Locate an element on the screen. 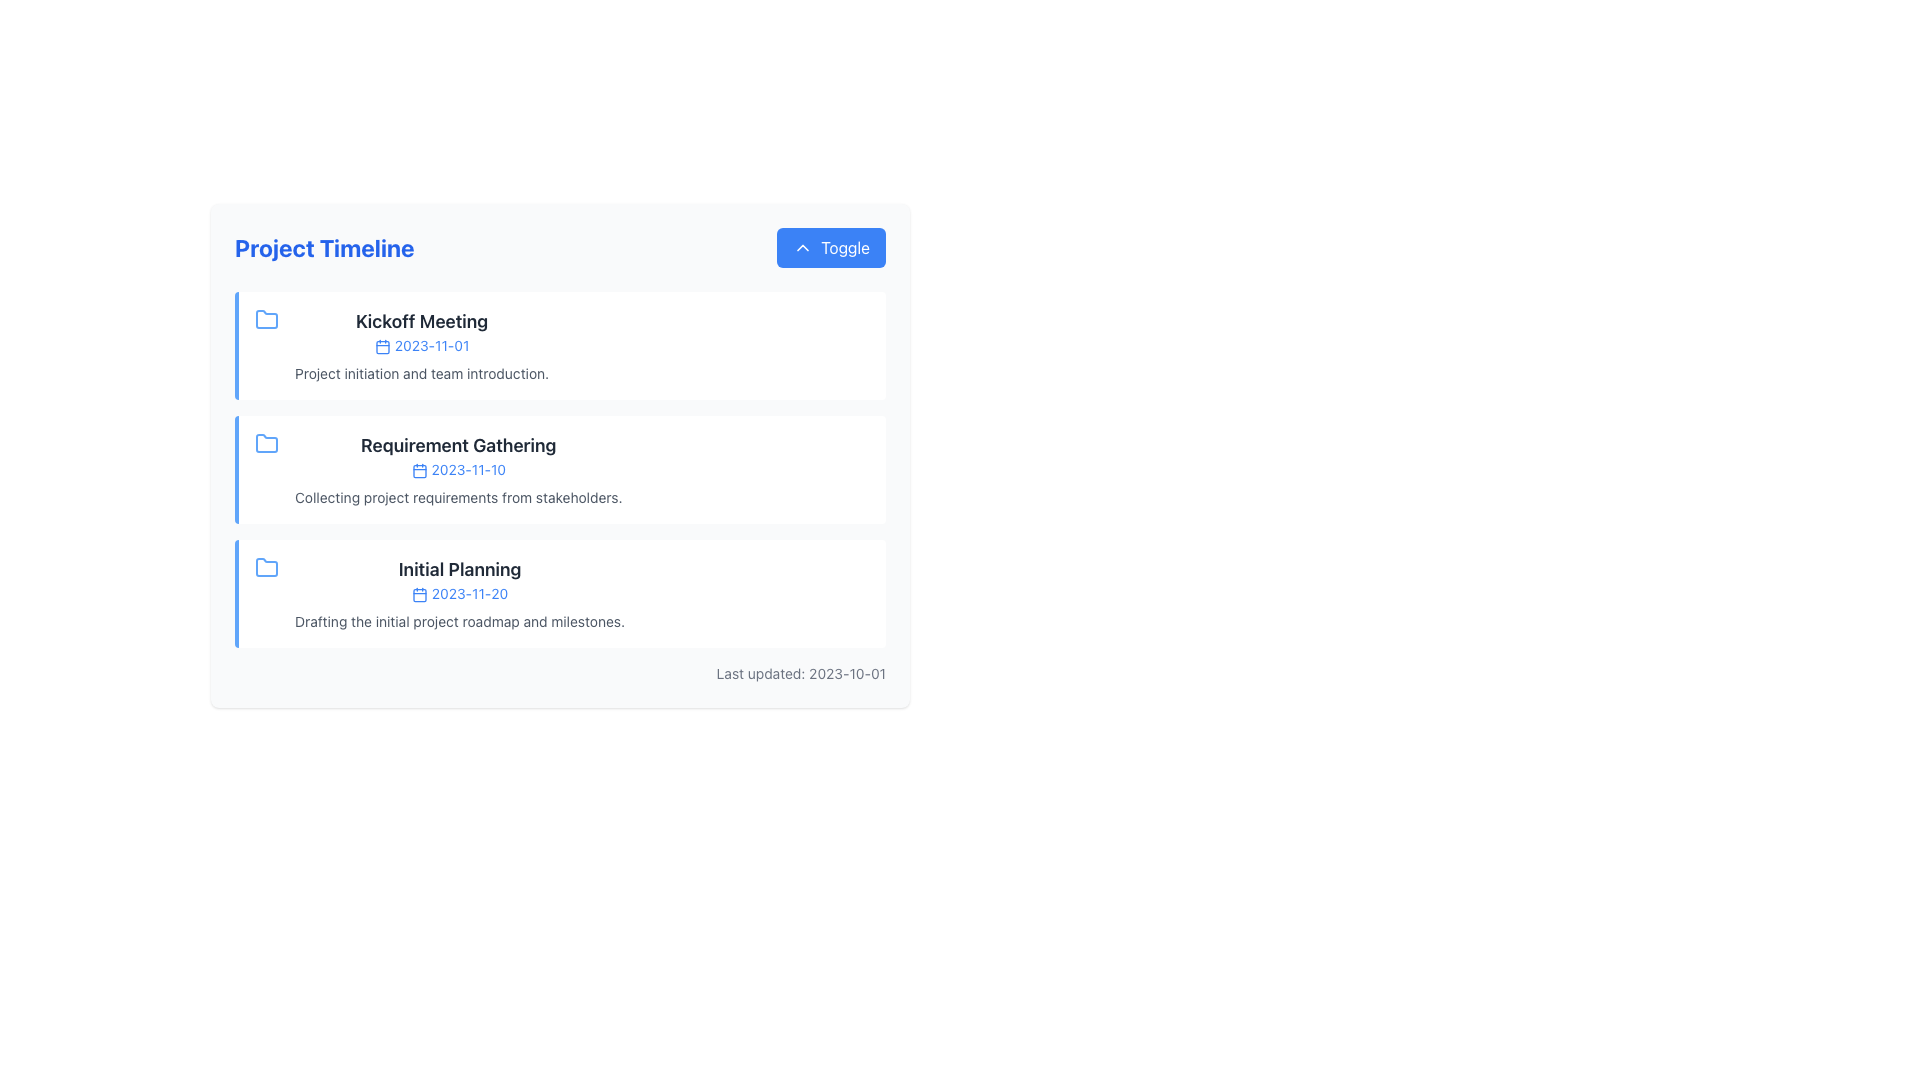  the inline text displaying the date '2023-11-10' or the adjacent calendar icon in the 'Requirement Gathering' section is located at coordinates (457, 470).